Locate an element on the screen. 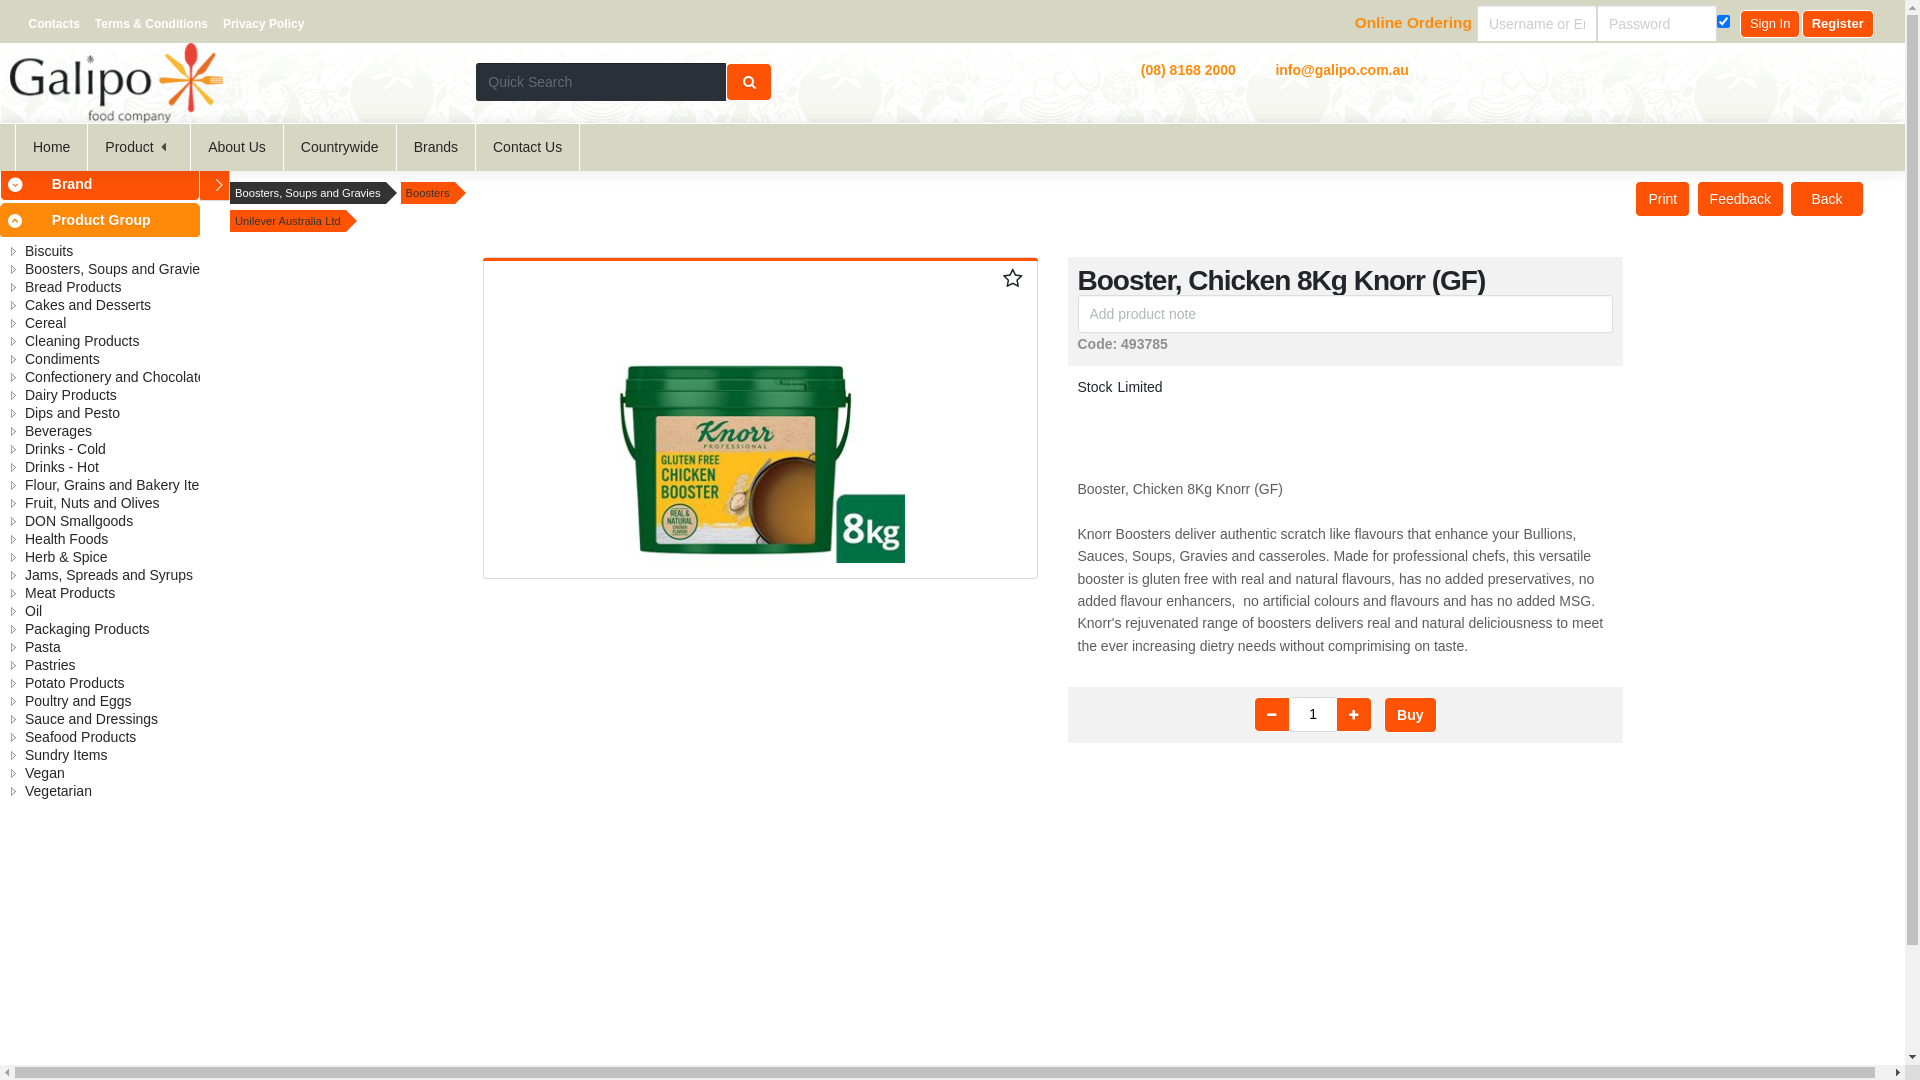  'remember me' is located at coordinates (1722, 21).